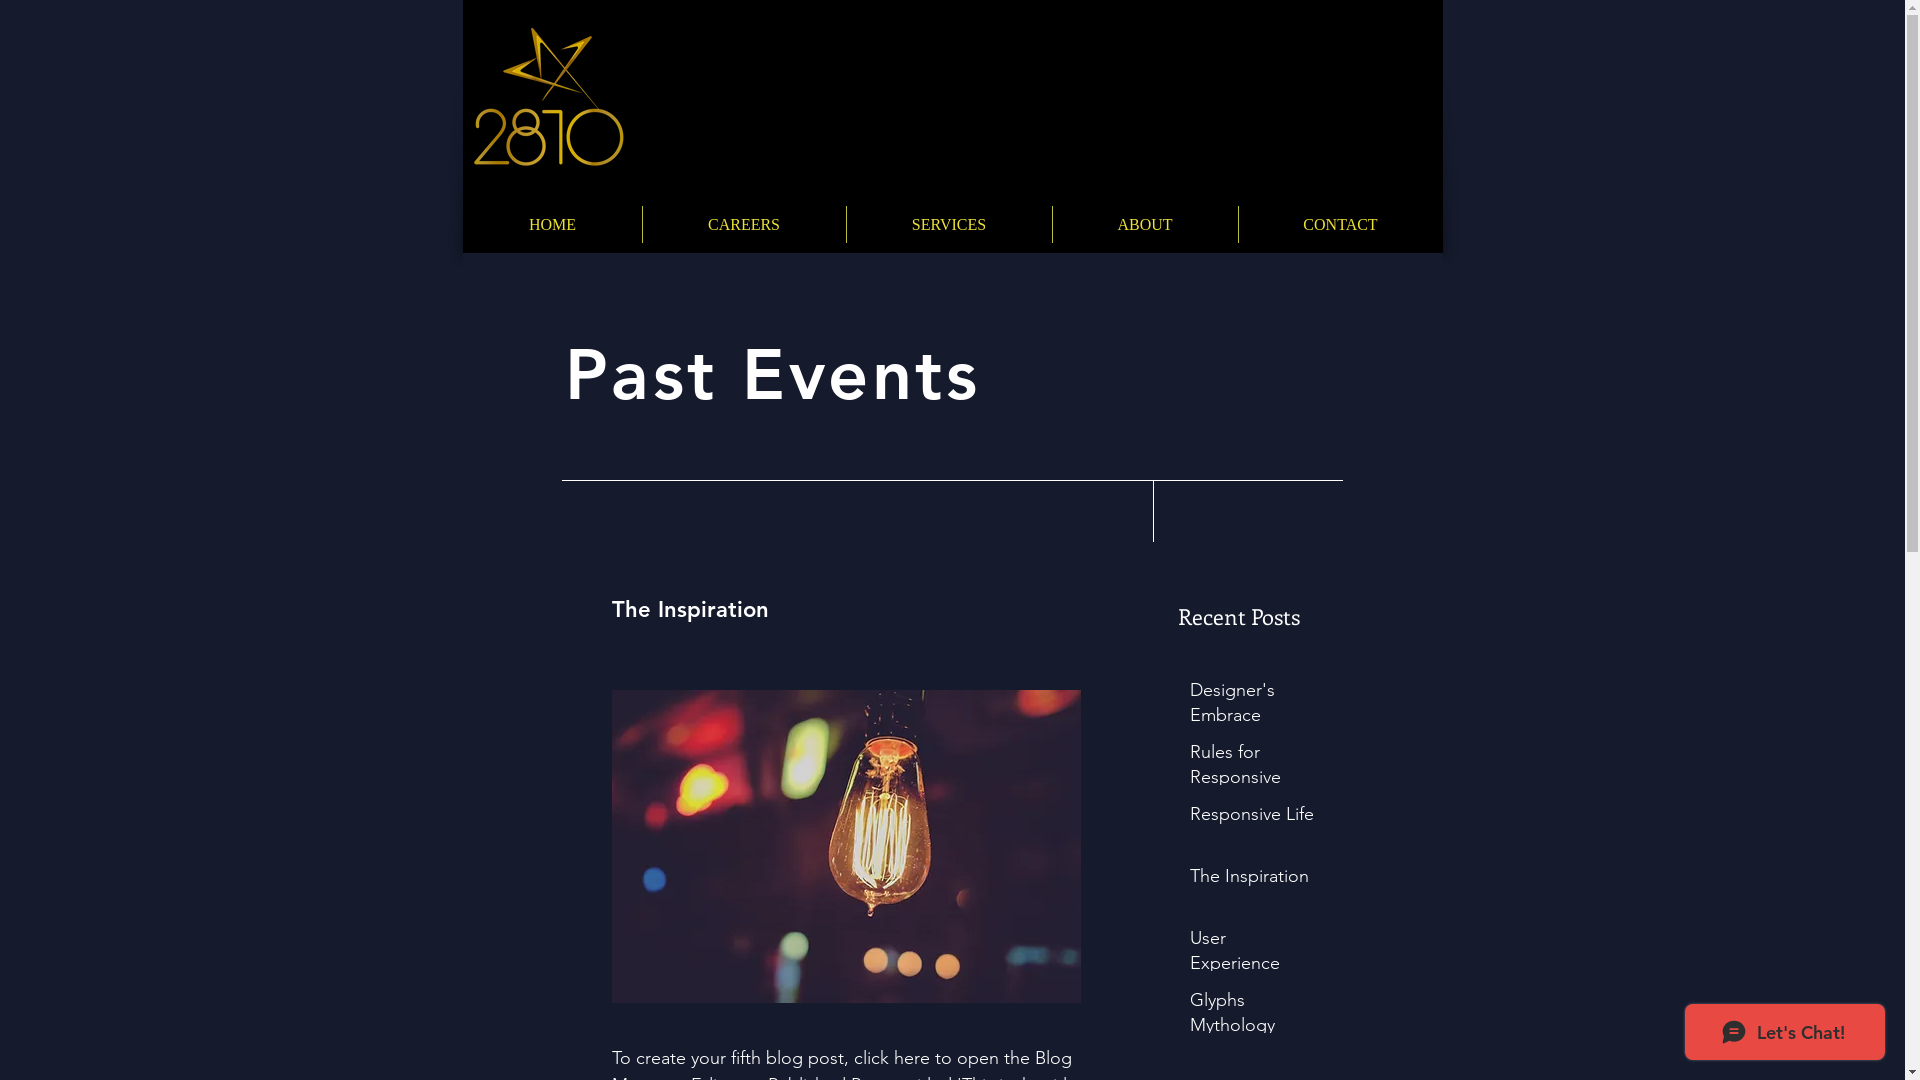 This screenshot has height=1080, width=1920. I want to click on 'CONTACT', so click(1237, 224).